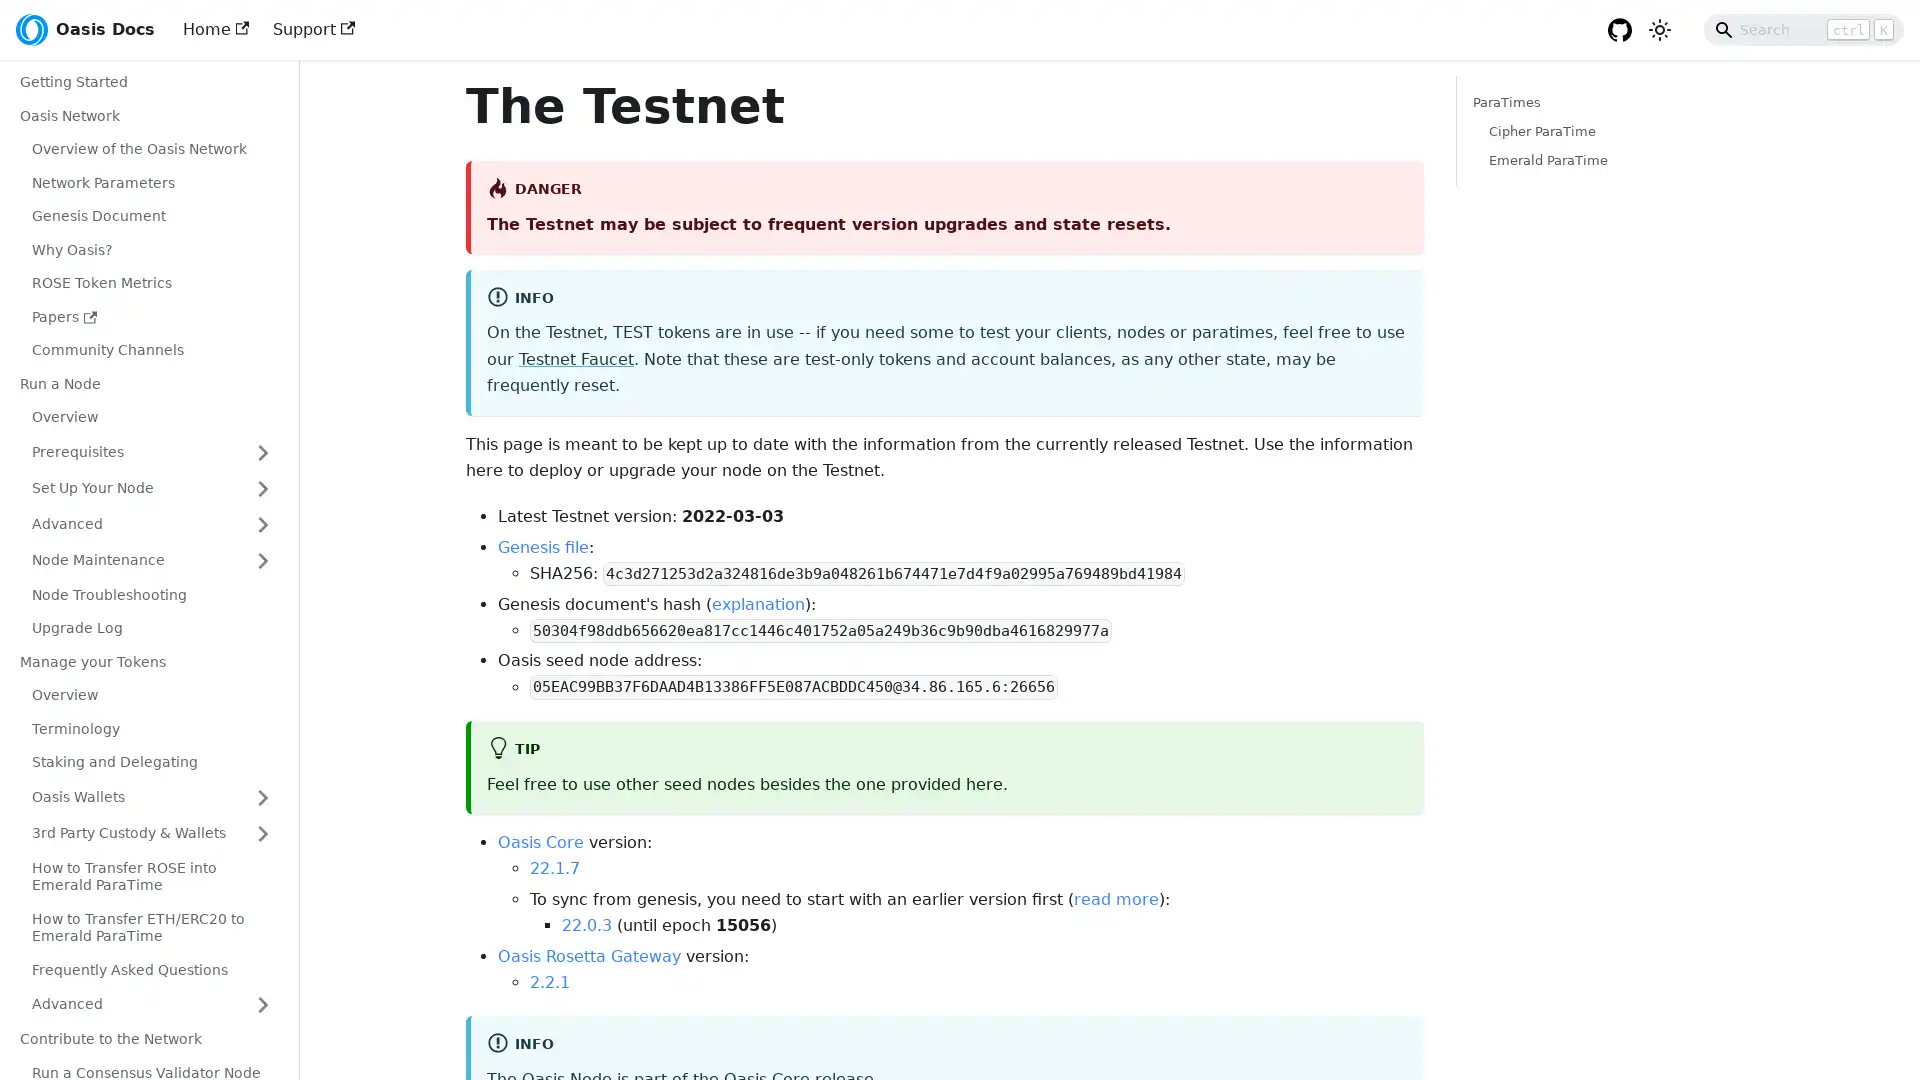 Image resolution: width=1920 pixels, height=1080 pixels. What do you see at coordinates (262, 523) in the screenshot?
I see `Toggle the collapsible sidebar category 'Advanced'` at bounding box center [262, 523].